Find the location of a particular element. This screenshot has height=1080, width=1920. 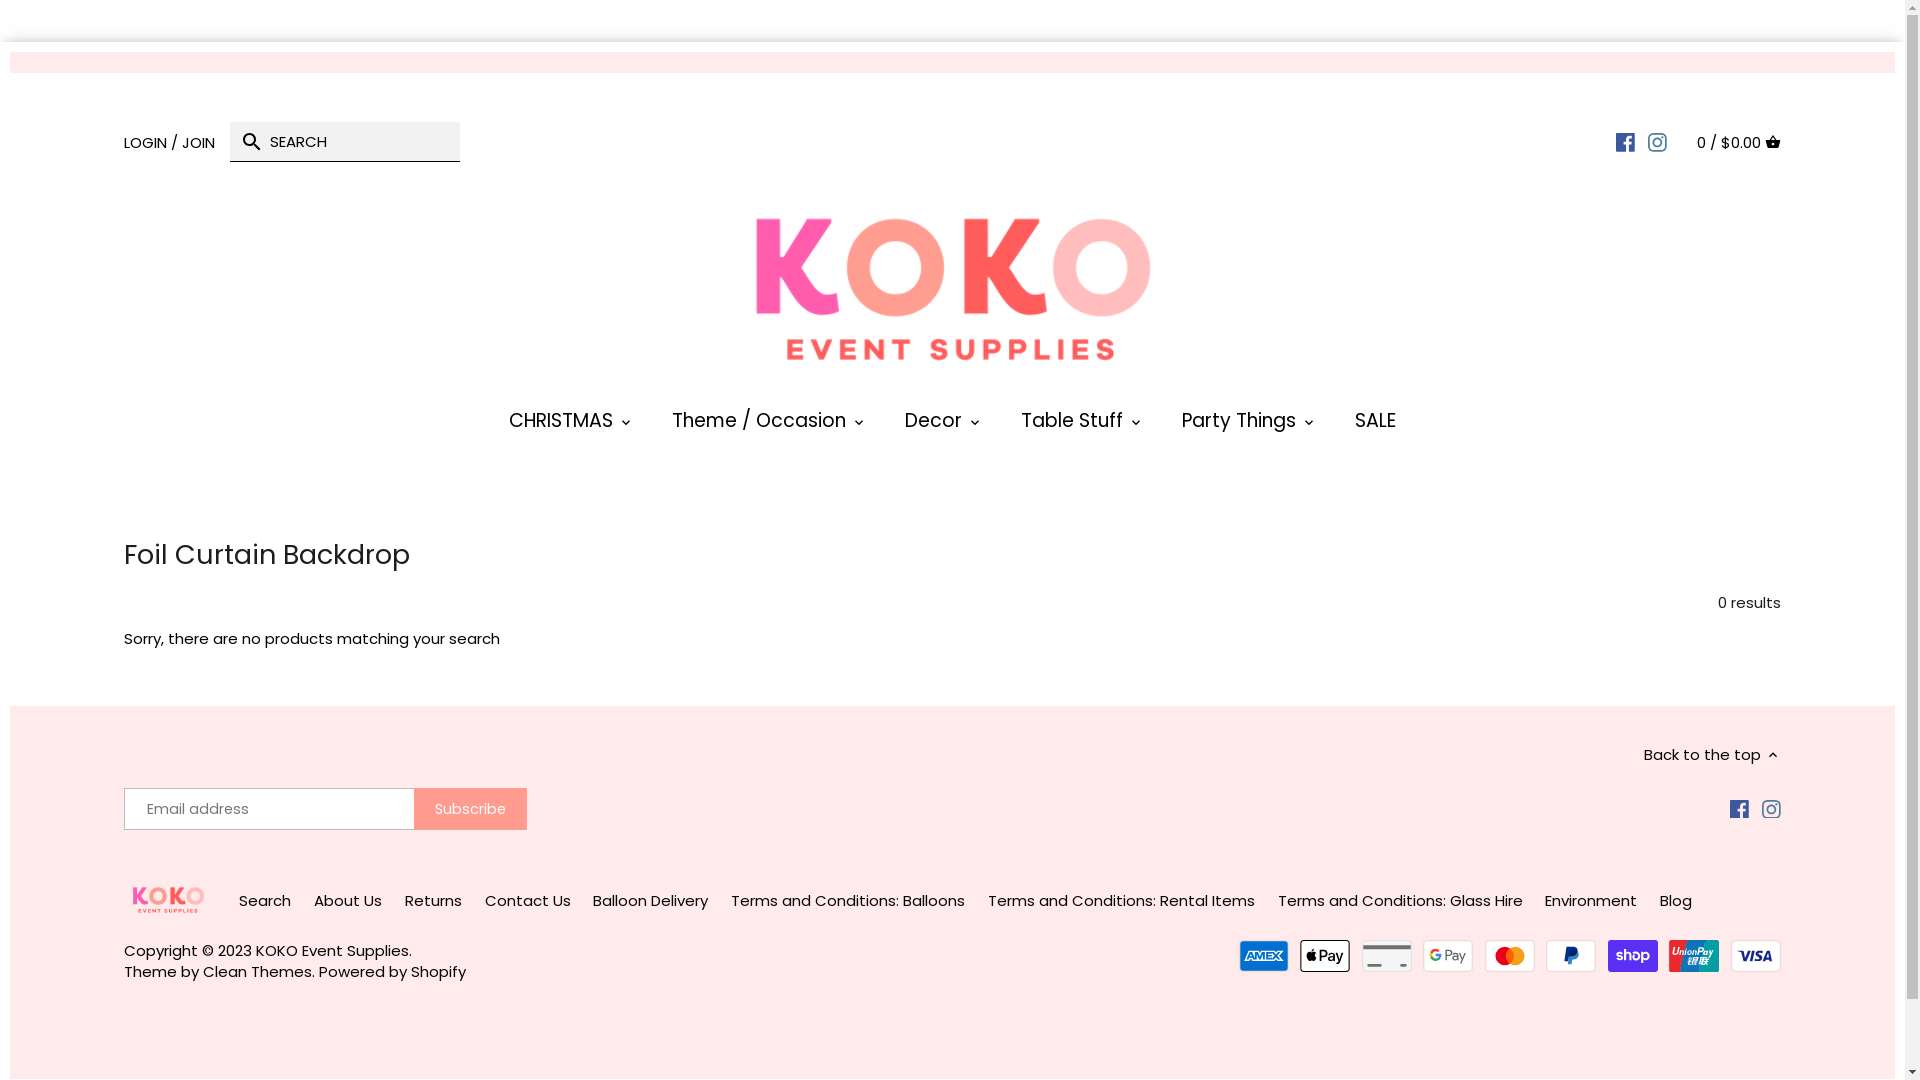

'0 / $0.00 CART' is located at coordinates (1737, 140).